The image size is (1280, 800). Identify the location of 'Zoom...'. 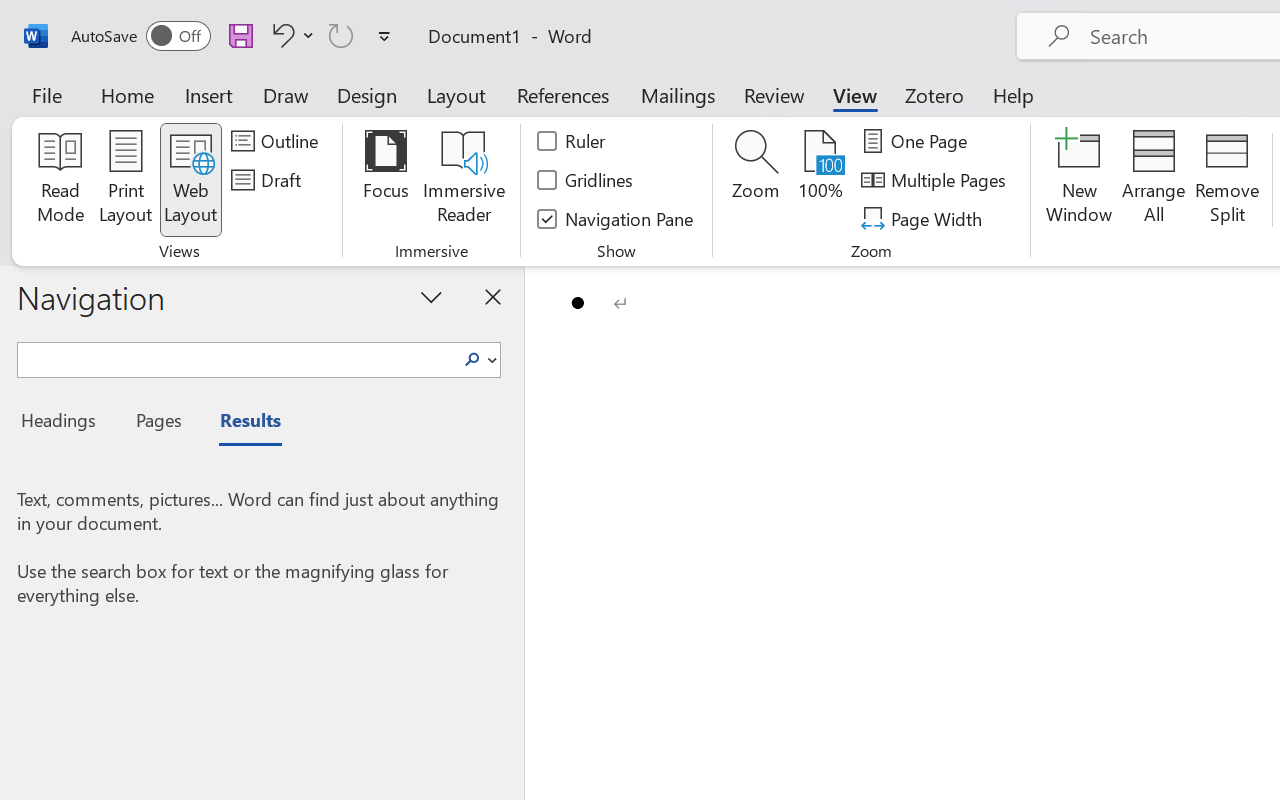
(754, 179).